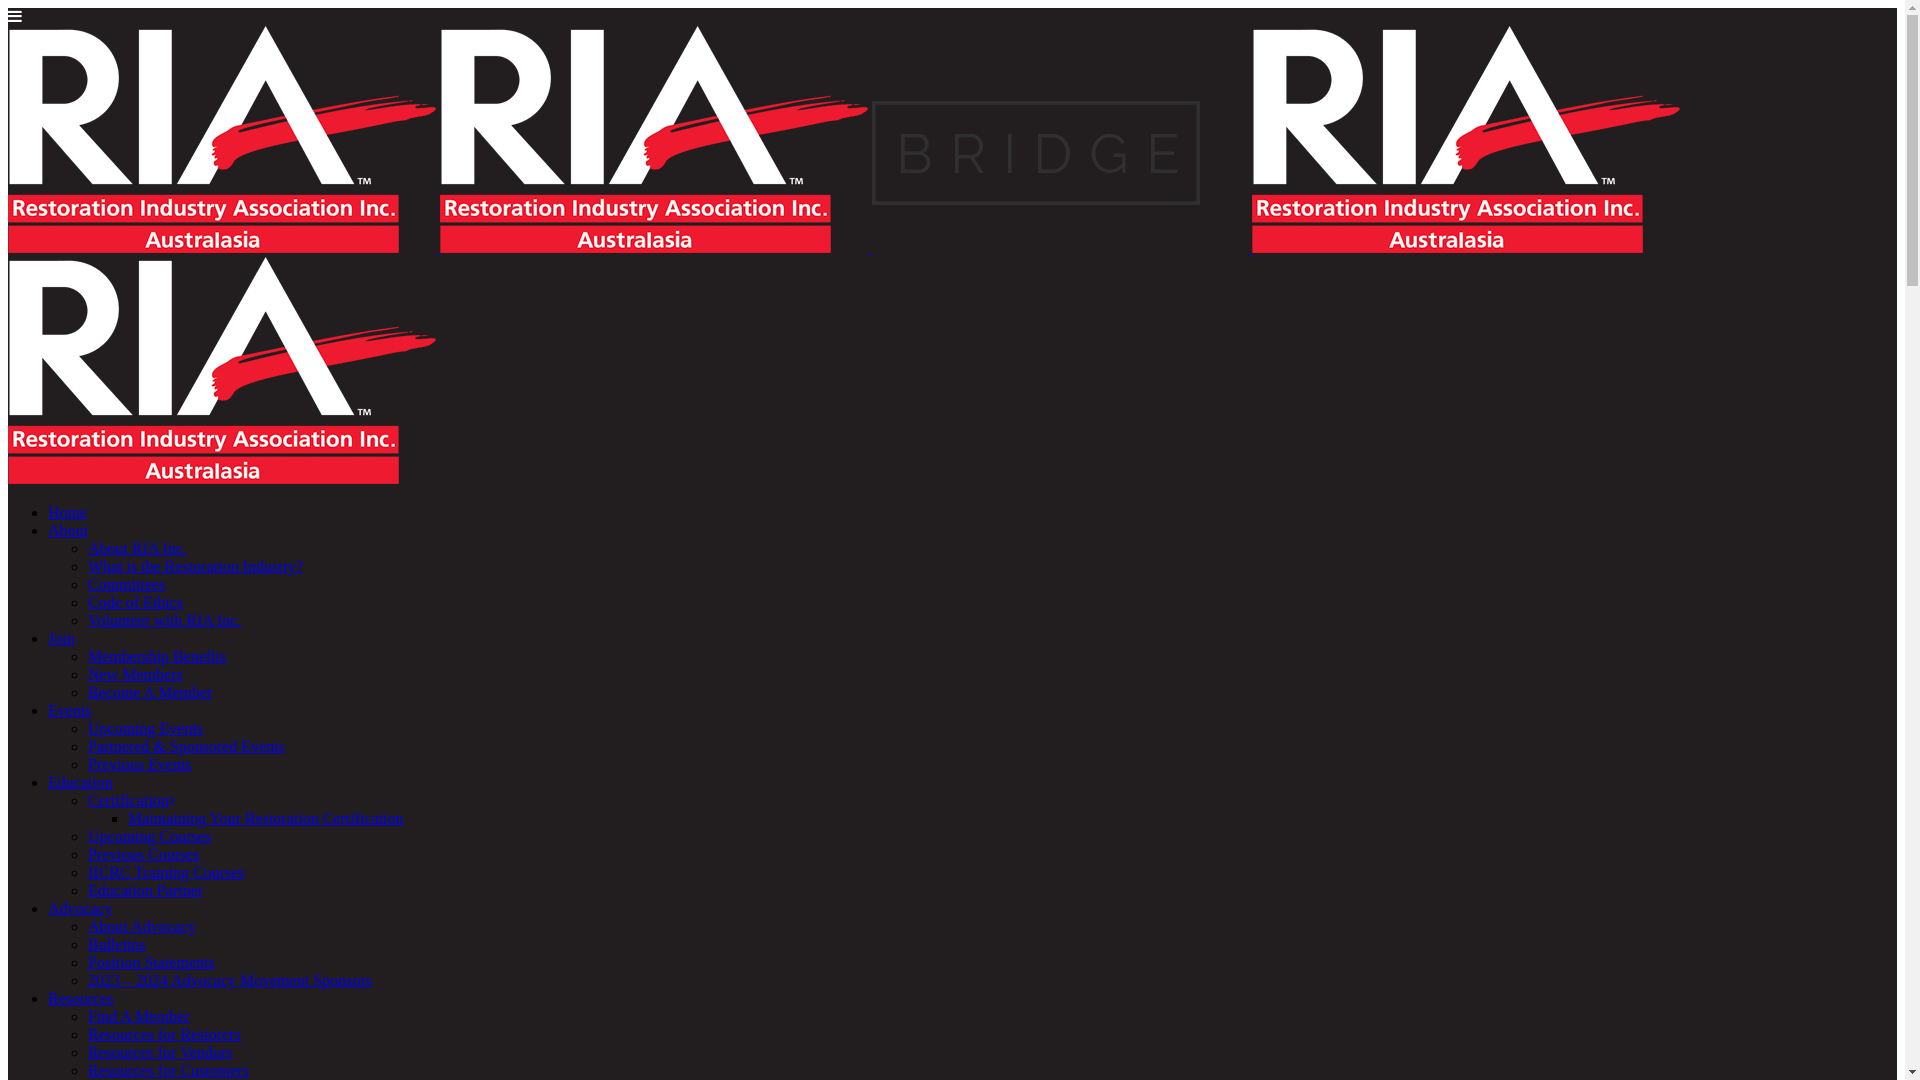 Image resolution: width=1920 pixels, height=1080 pixels. I want to click on 'Position Statements', so click(86, 961).